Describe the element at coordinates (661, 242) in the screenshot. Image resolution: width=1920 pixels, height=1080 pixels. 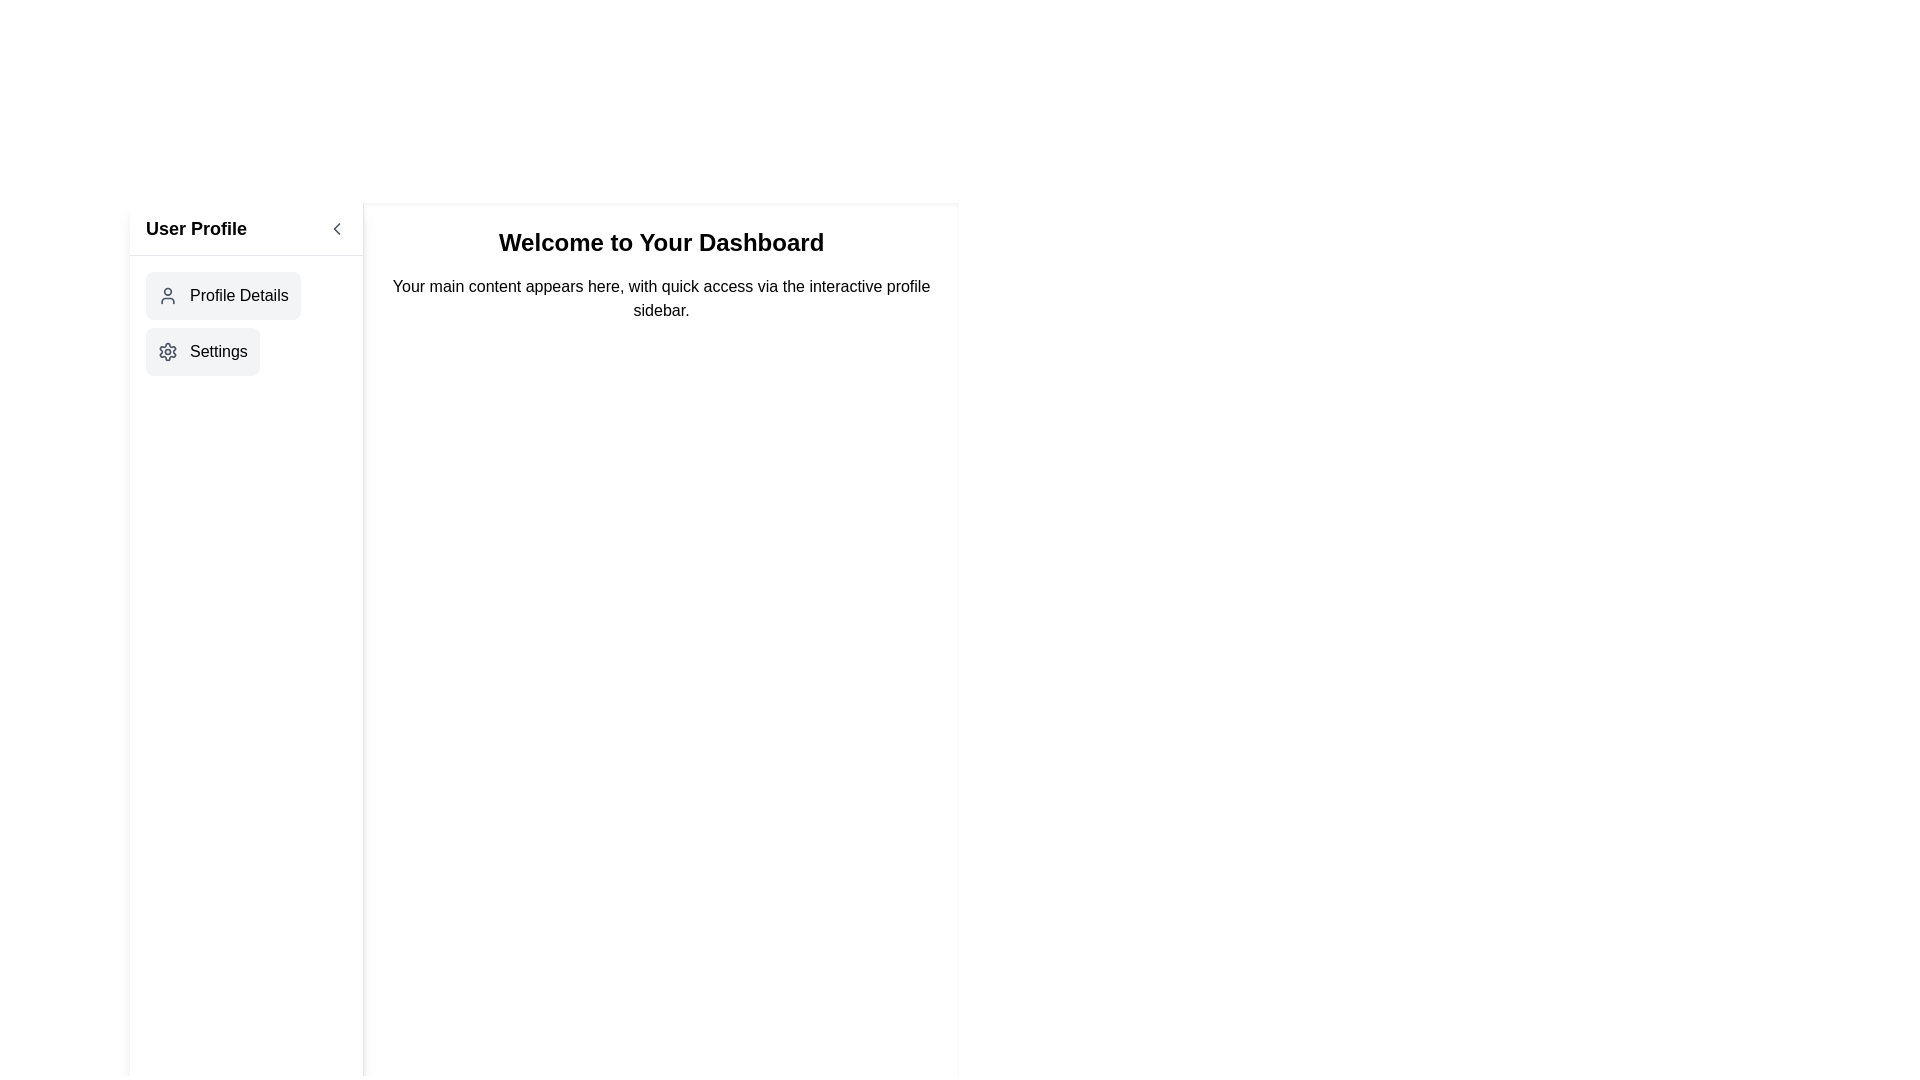
I see `the welcoming banner text display element located in the central panel on the right-hand side of the dashboard interface` at that location.